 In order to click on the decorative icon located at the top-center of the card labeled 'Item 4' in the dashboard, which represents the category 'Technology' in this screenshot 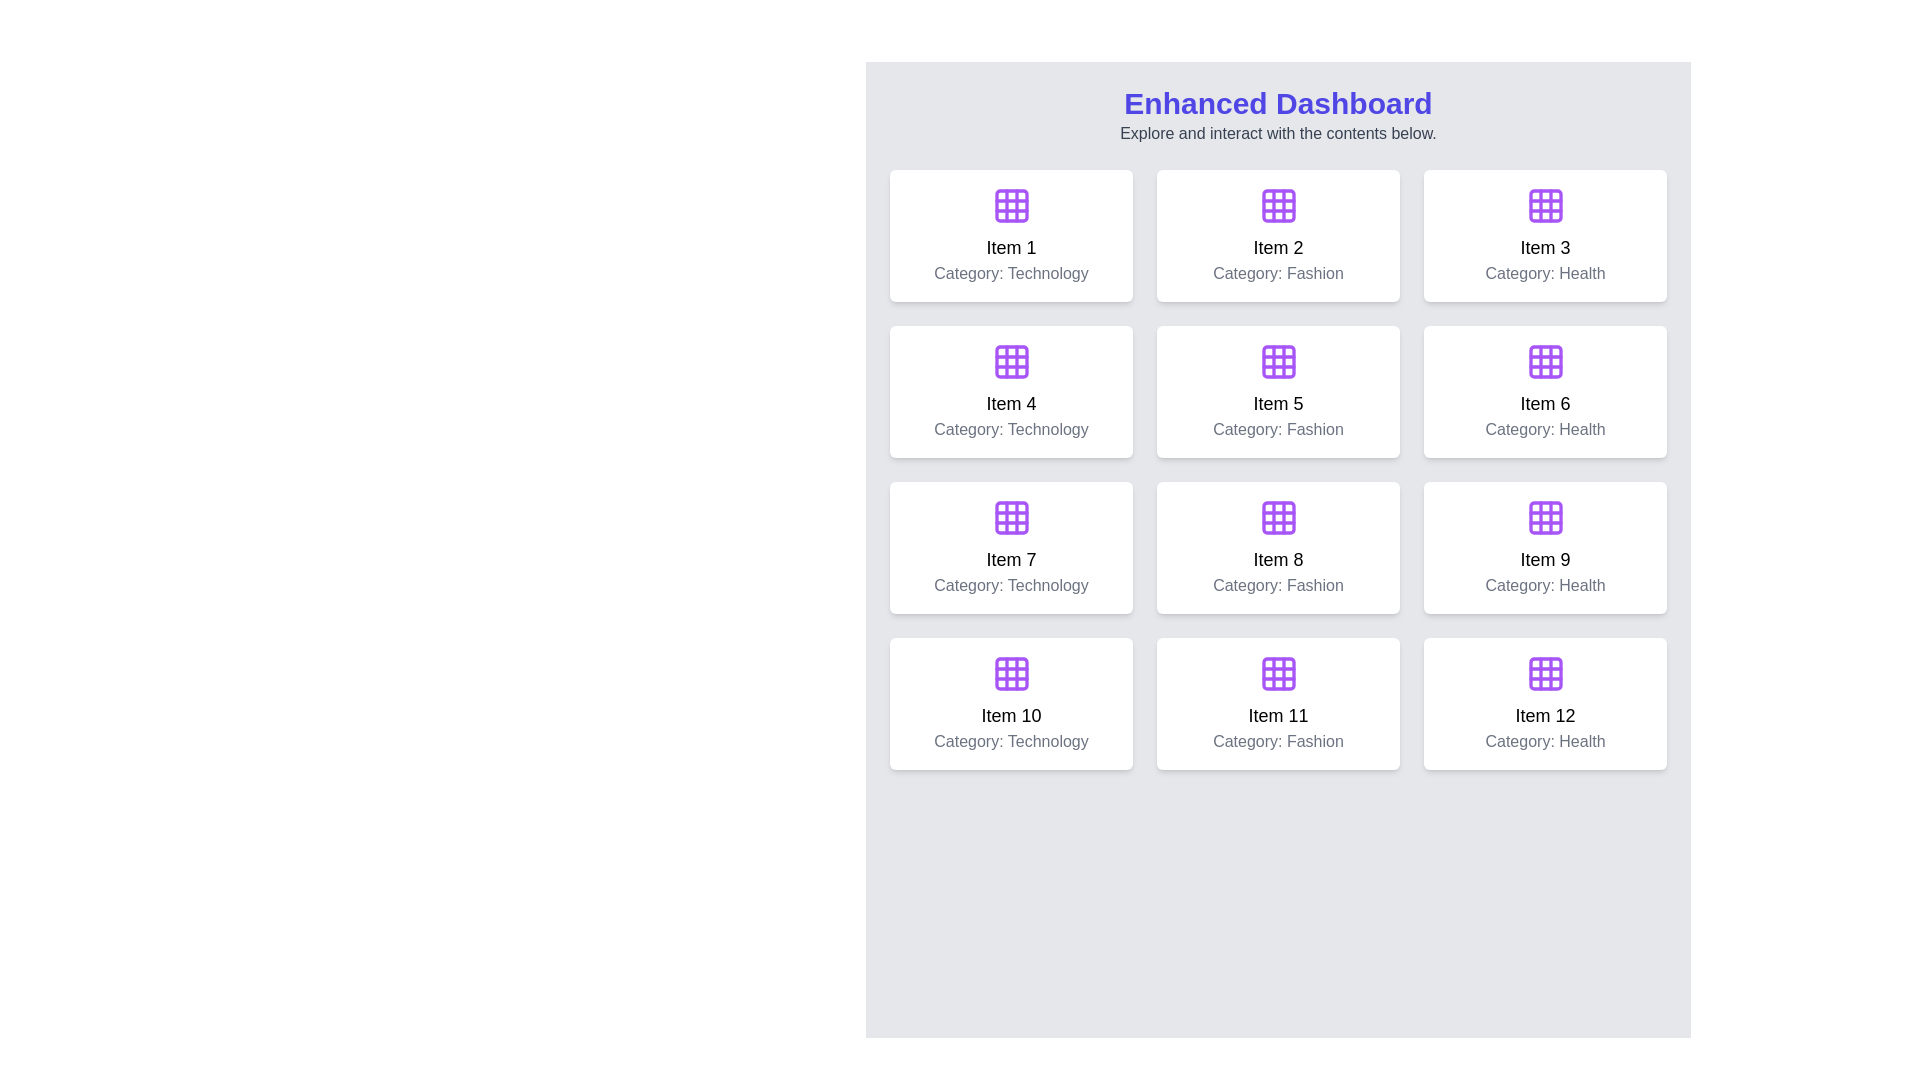, I will do `click(1011, 362)`.